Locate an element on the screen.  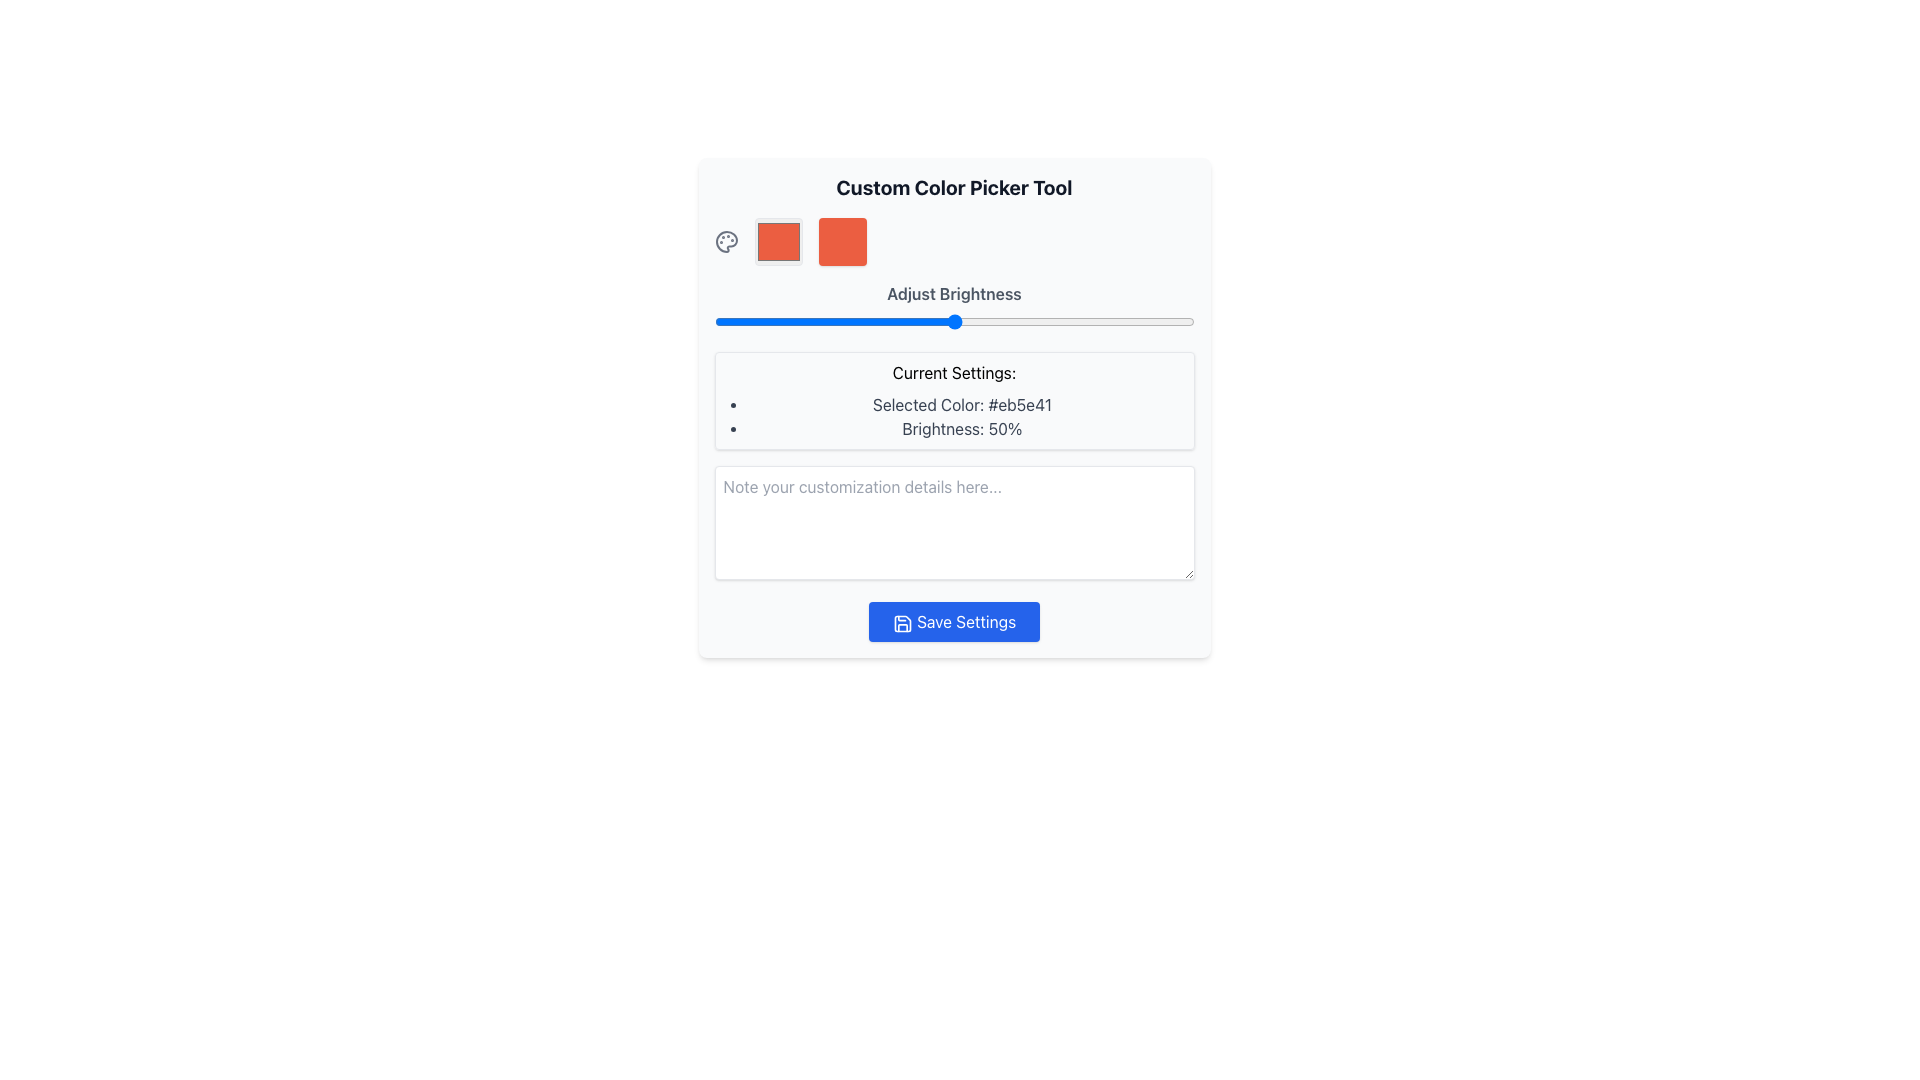
the horizontal segmented component for color selection located below the 'Custom Color Picker Tool' title is located at coordinates (953, 241).